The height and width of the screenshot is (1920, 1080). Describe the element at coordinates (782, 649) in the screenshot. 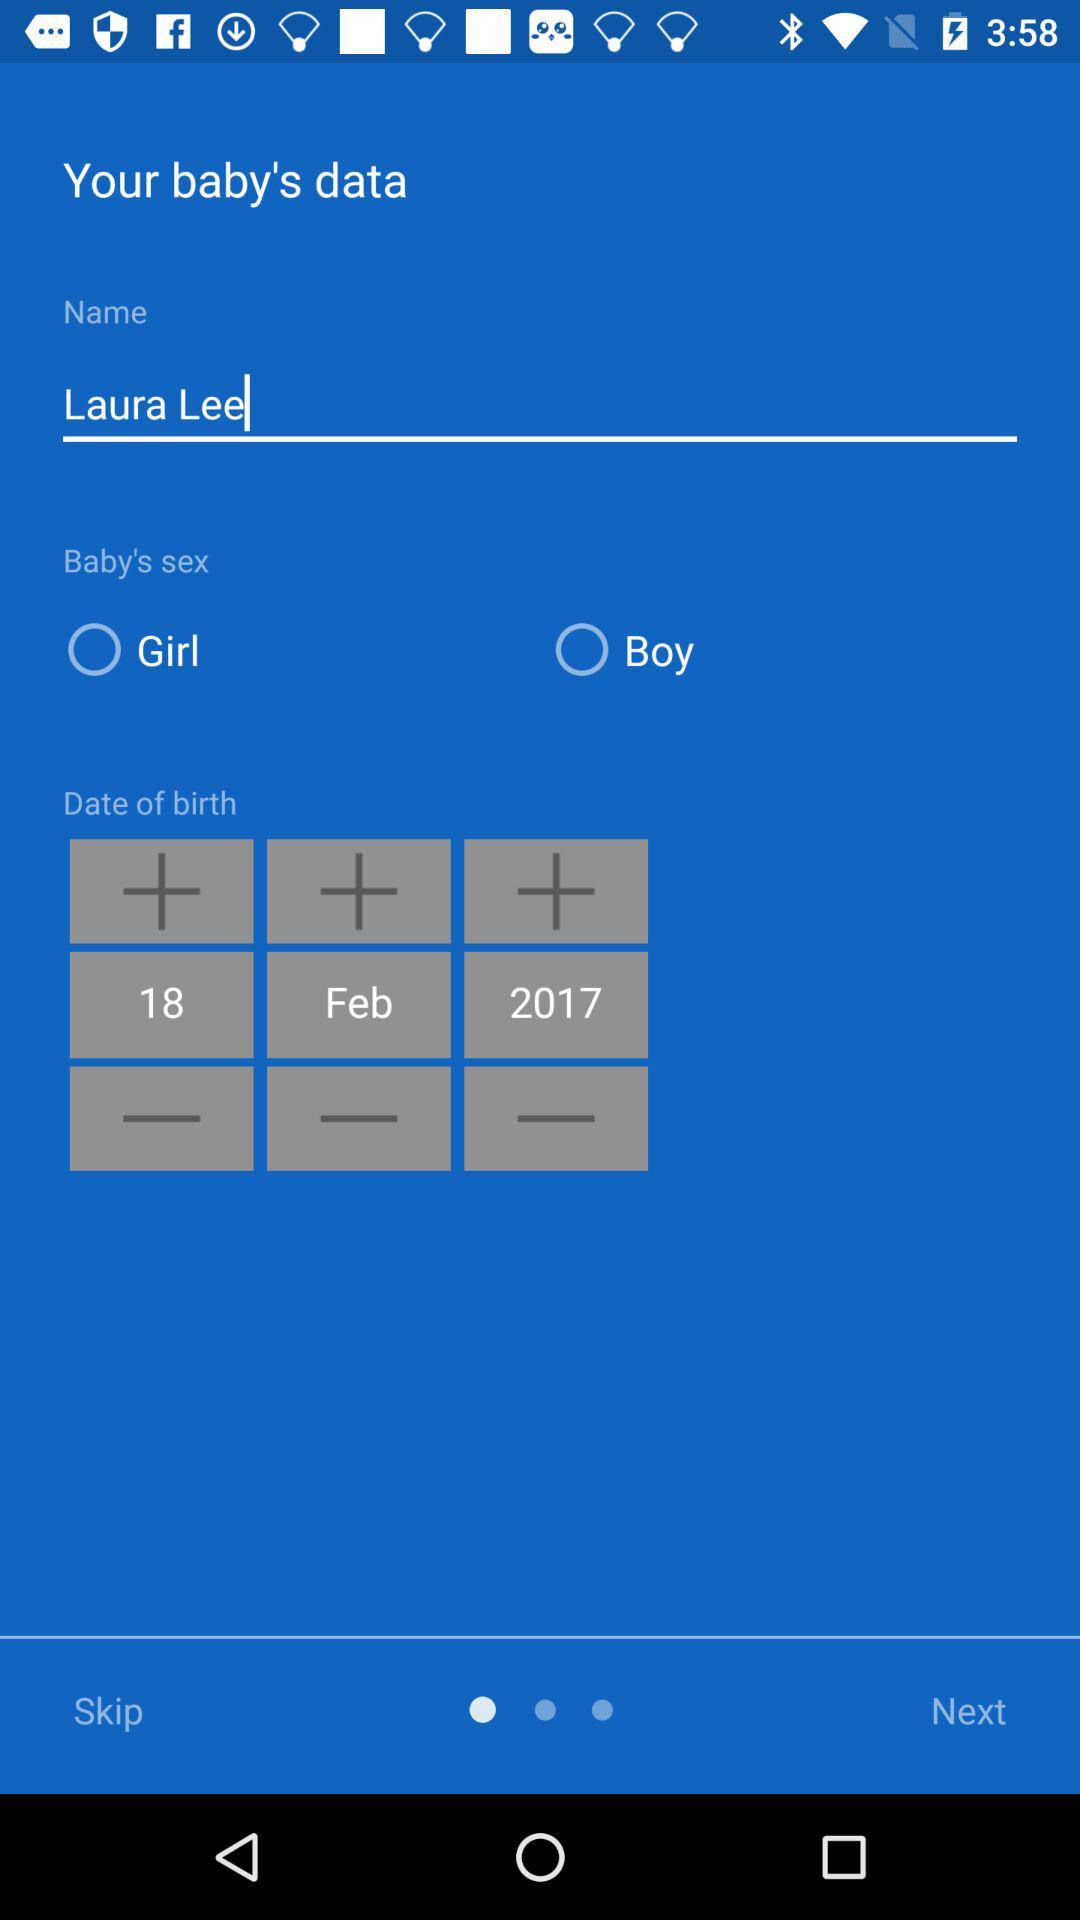

I see `the boy icon` at that location.